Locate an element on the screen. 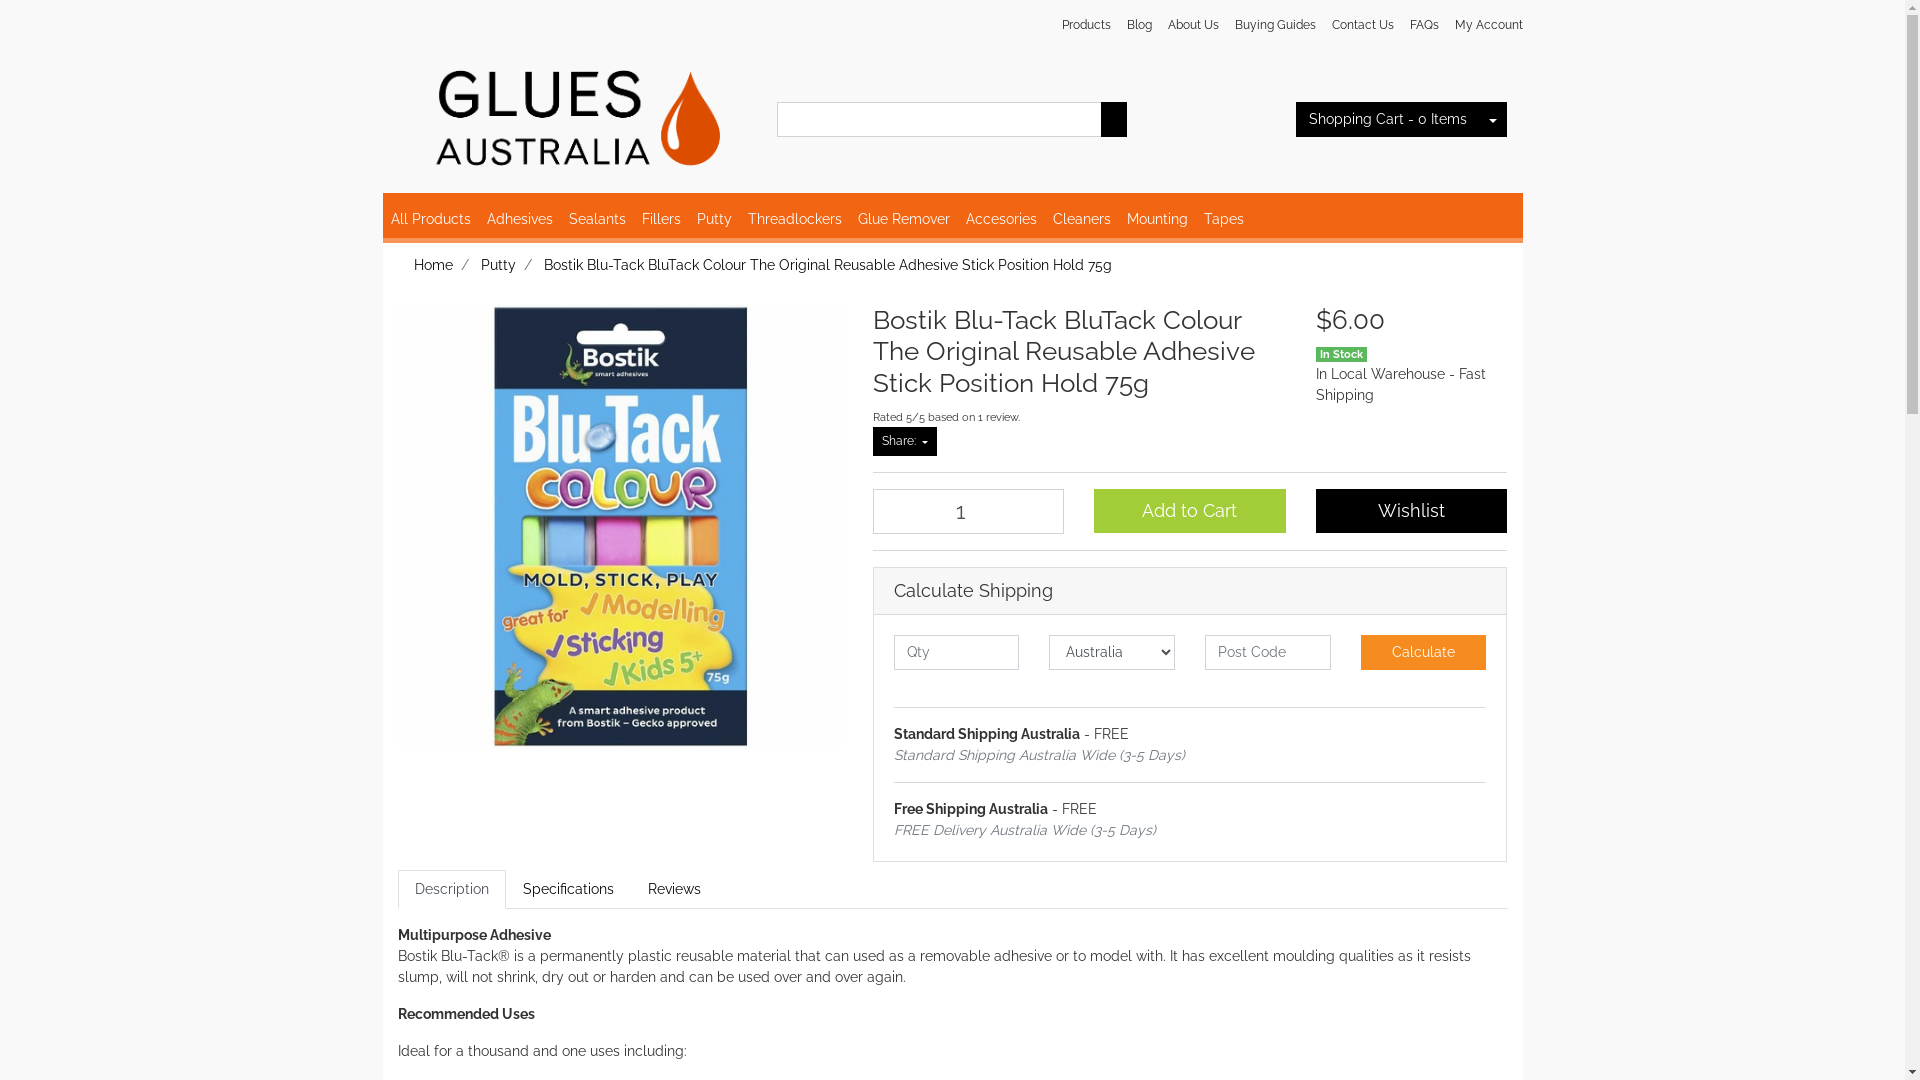 The image size is (1920, 1080). 'Threadlockers' is located at coordinates (794, 219).